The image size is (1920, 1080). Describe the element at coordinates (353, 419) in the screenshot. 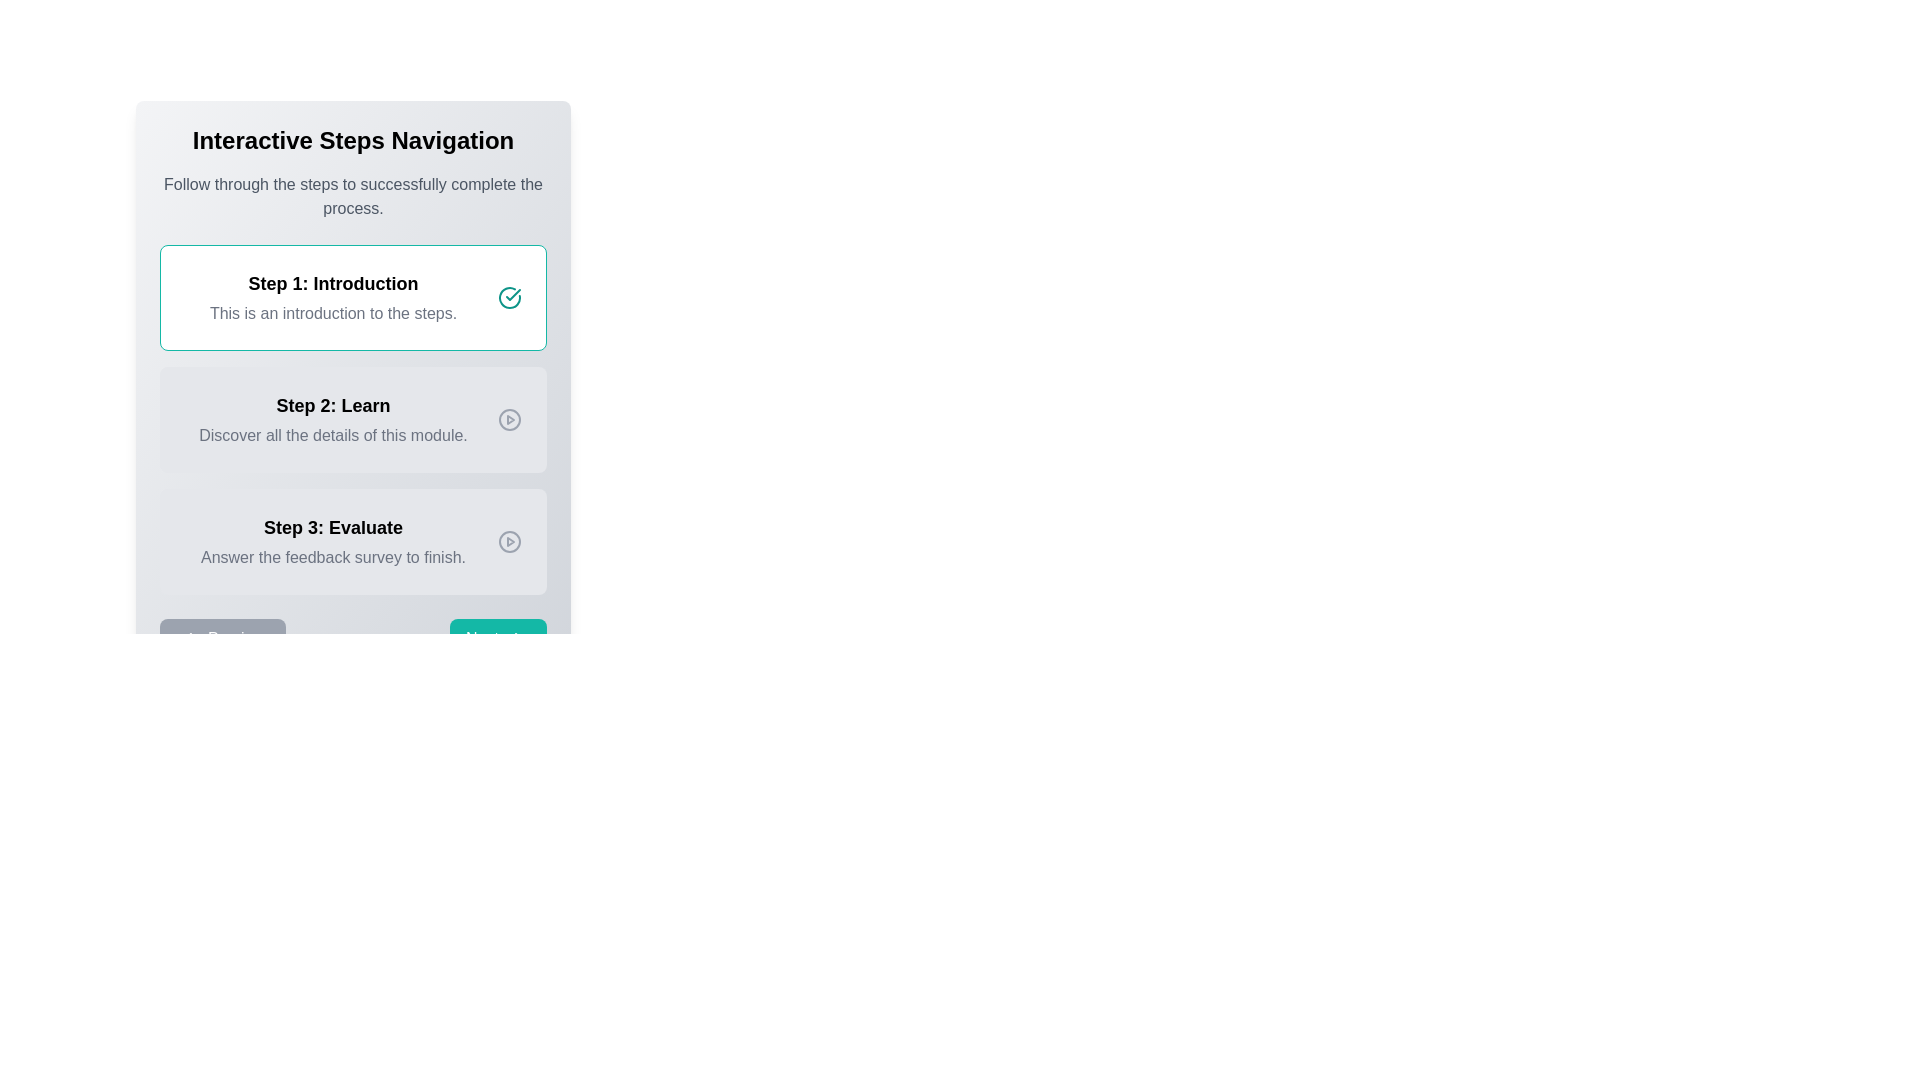

I see `the second interactive informational block in the 'Interactive Steps Navigation' section that is positioned between 'Step 1: Introduction' and 'Step 3: Evaluate'` at that location.